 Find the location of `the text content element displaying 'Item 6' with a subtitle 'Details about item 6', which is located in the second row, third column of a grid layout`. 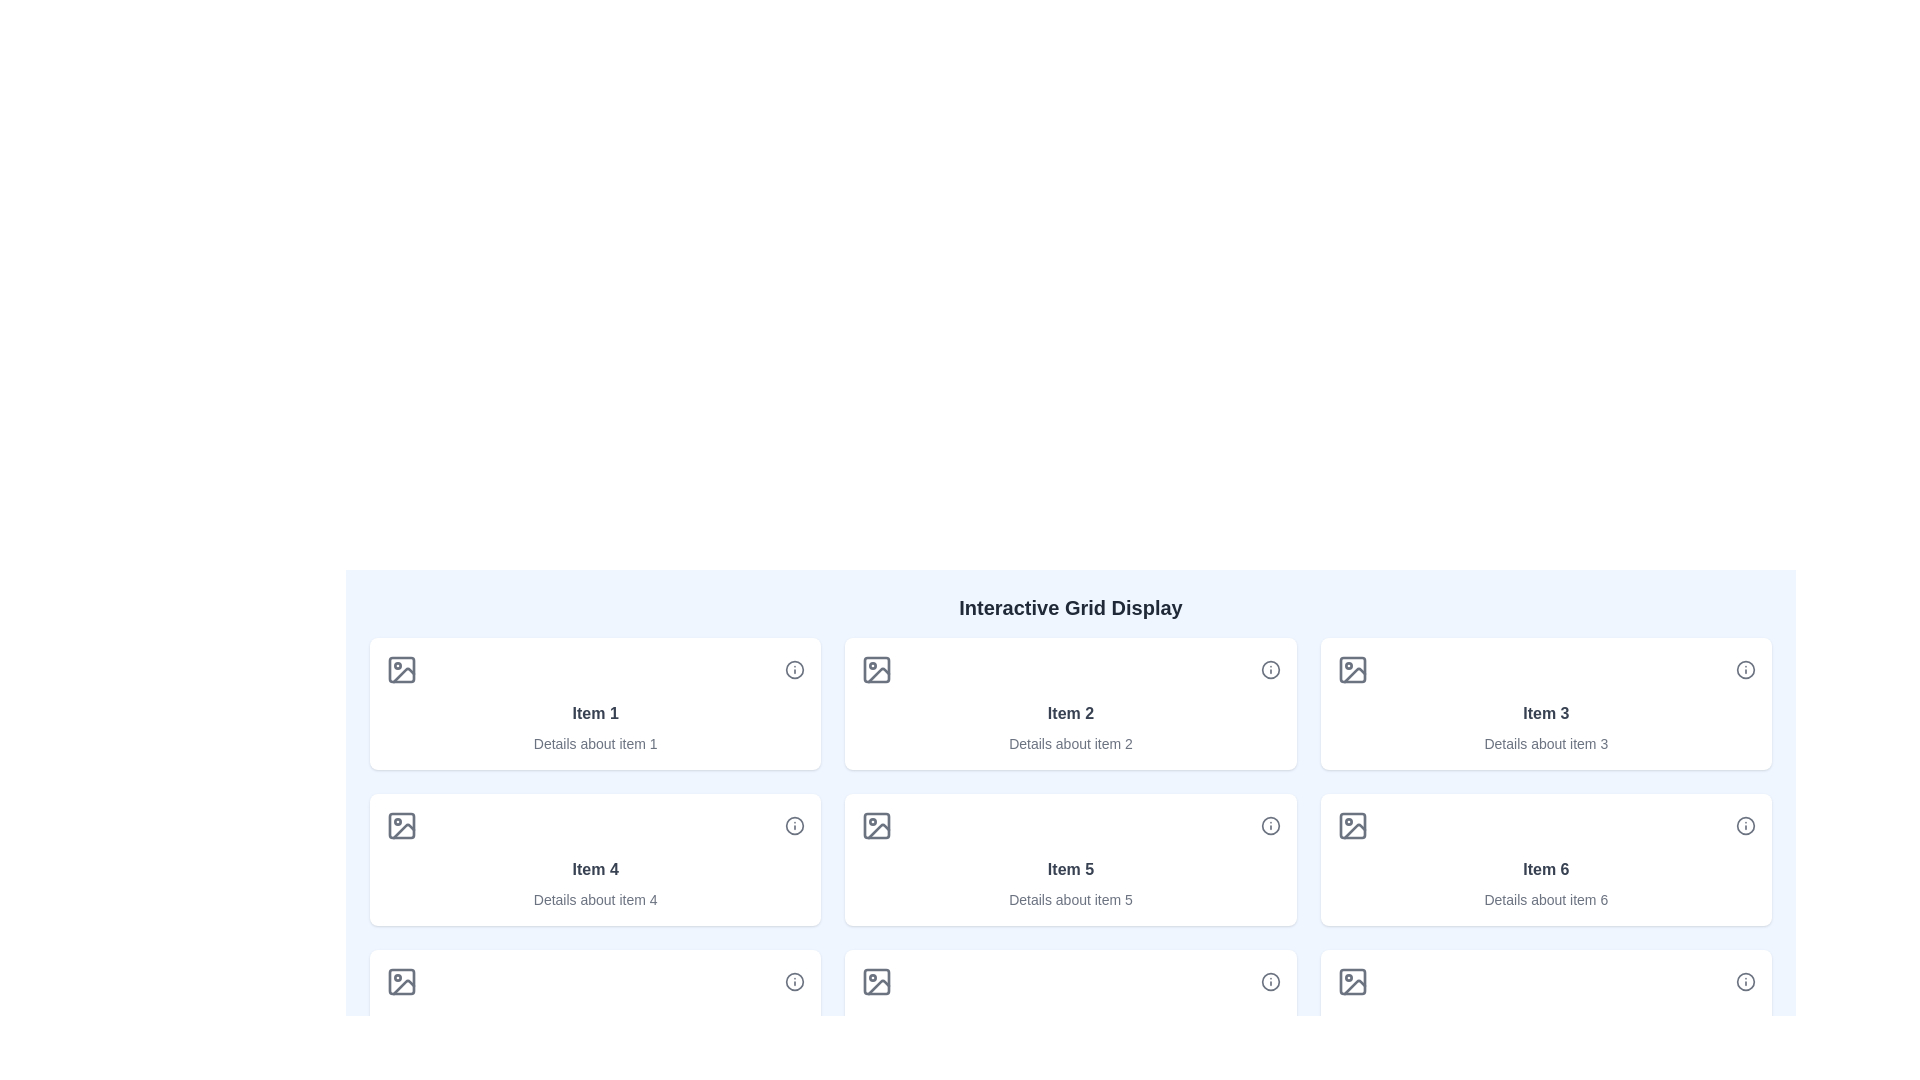

the text content element displaying 'Item 6' with a subtitle 'Details about item 6', which is located in the second row, third column of a grid layout is located at coordinates (1545, 882).